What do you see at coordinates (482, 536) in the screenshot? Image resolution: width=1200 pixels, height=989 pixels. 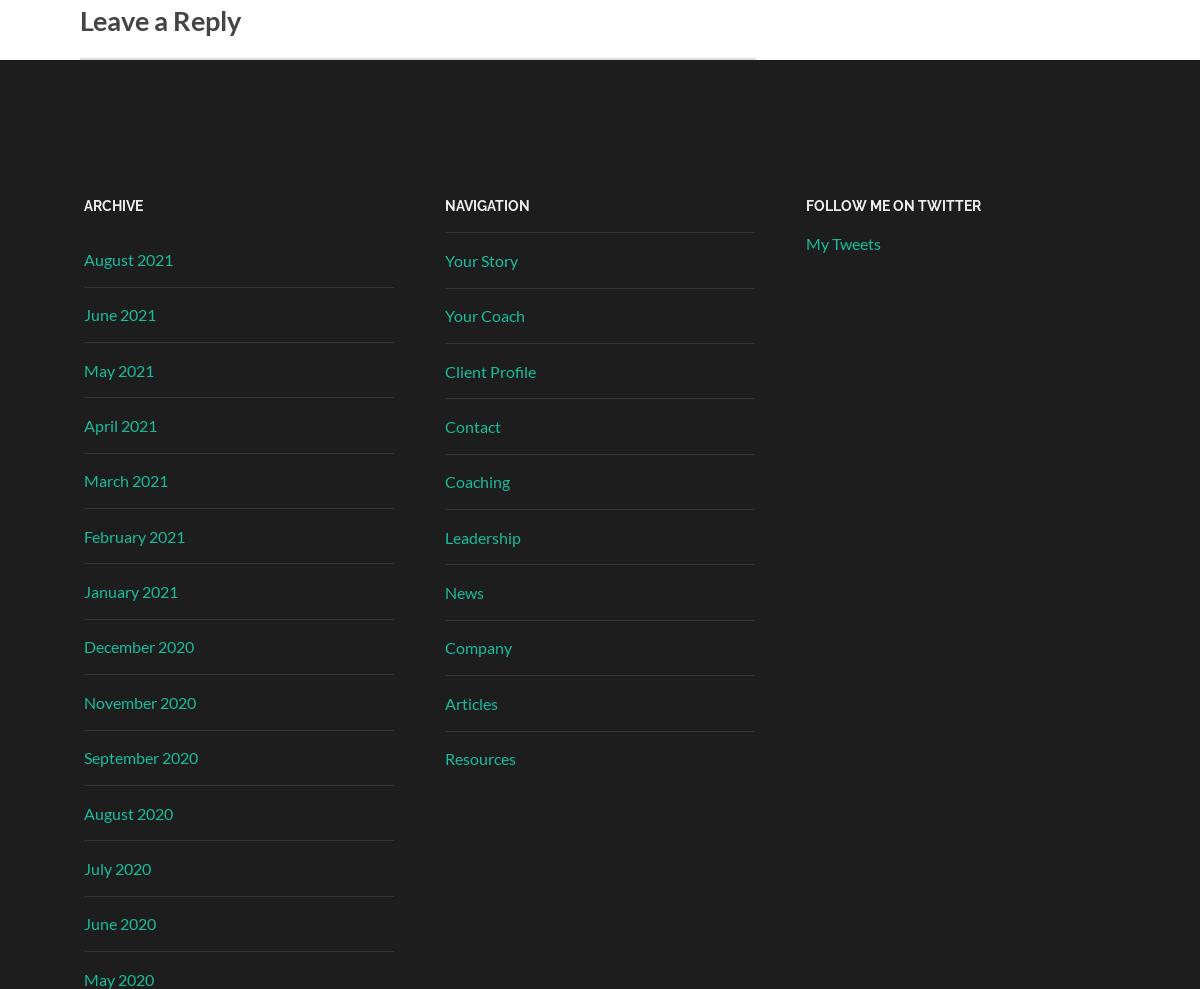 I see `'Leadership'` at bounding box center [482, 536].